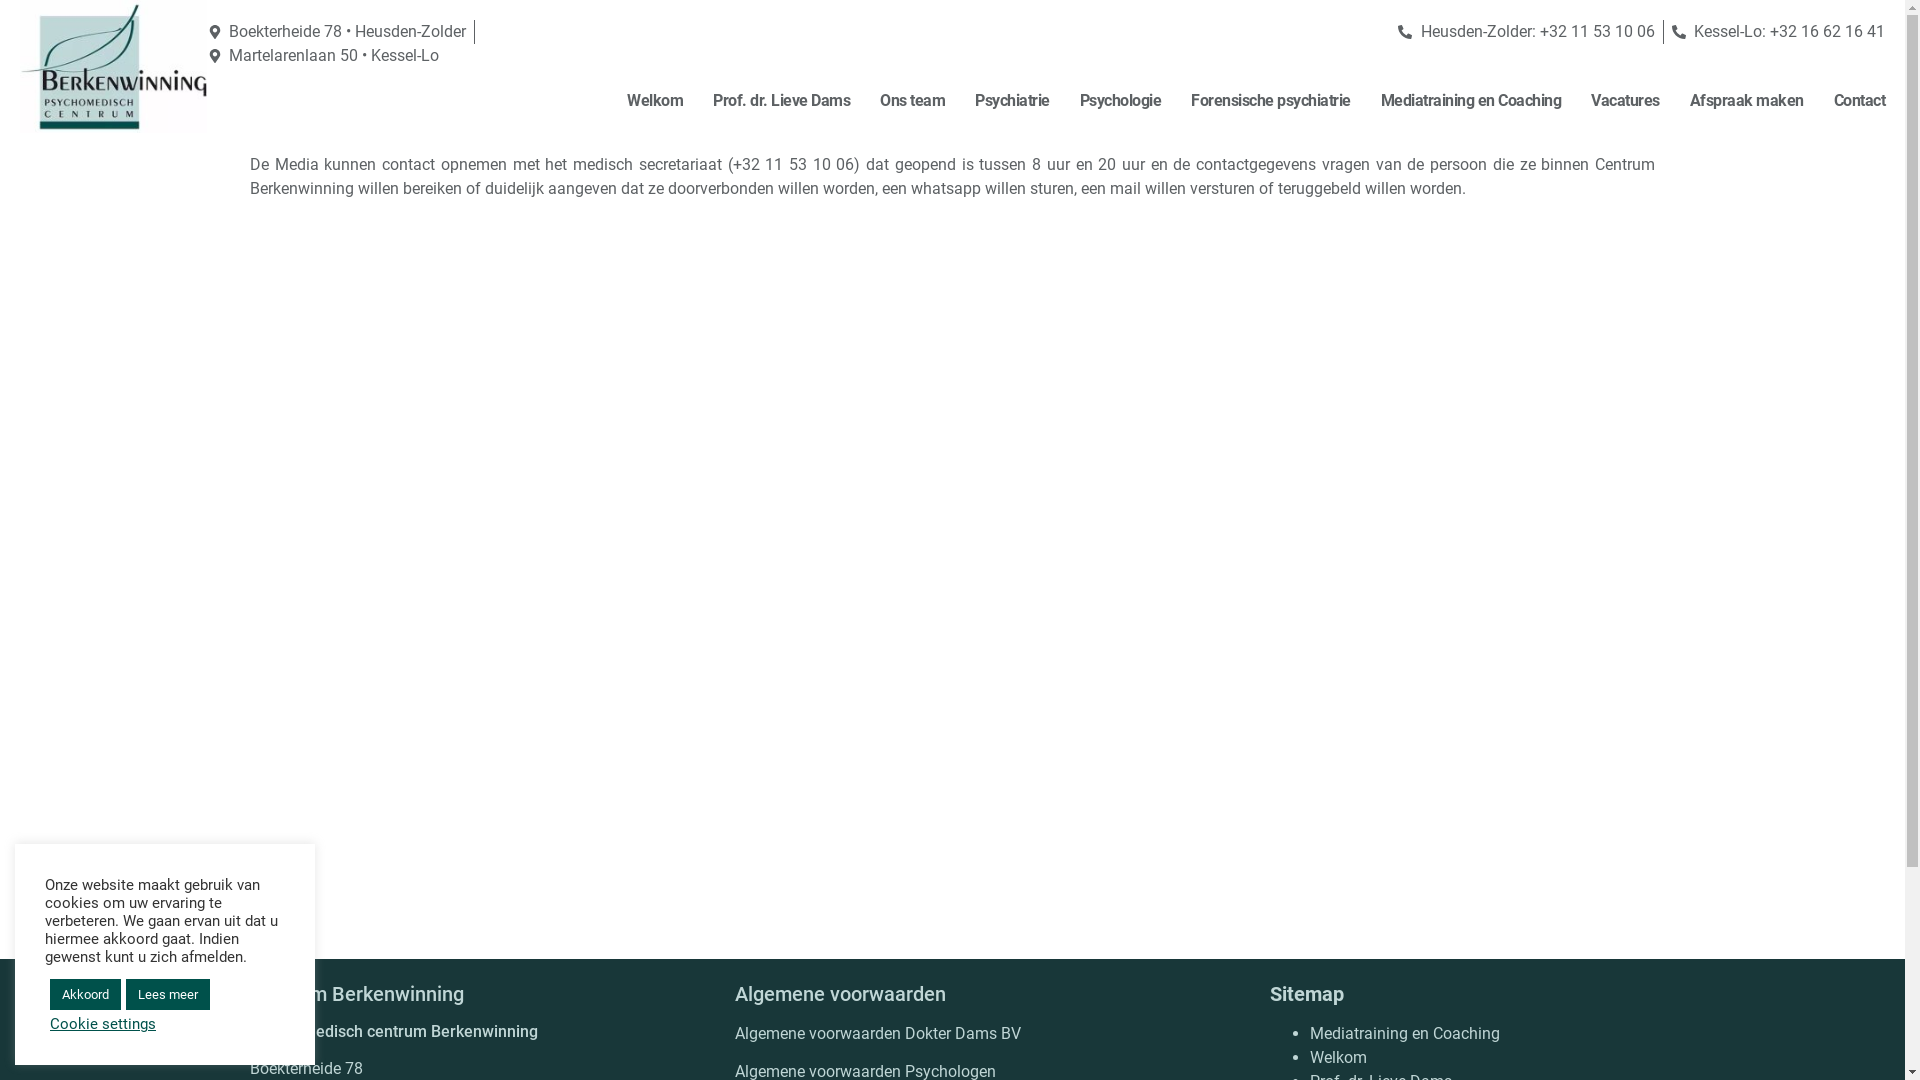 This screenshot has height=1080, width=1920. Describe the element at coordinates (101, 1023) in the screenshot. I see `'Cookie settings'` at that location.